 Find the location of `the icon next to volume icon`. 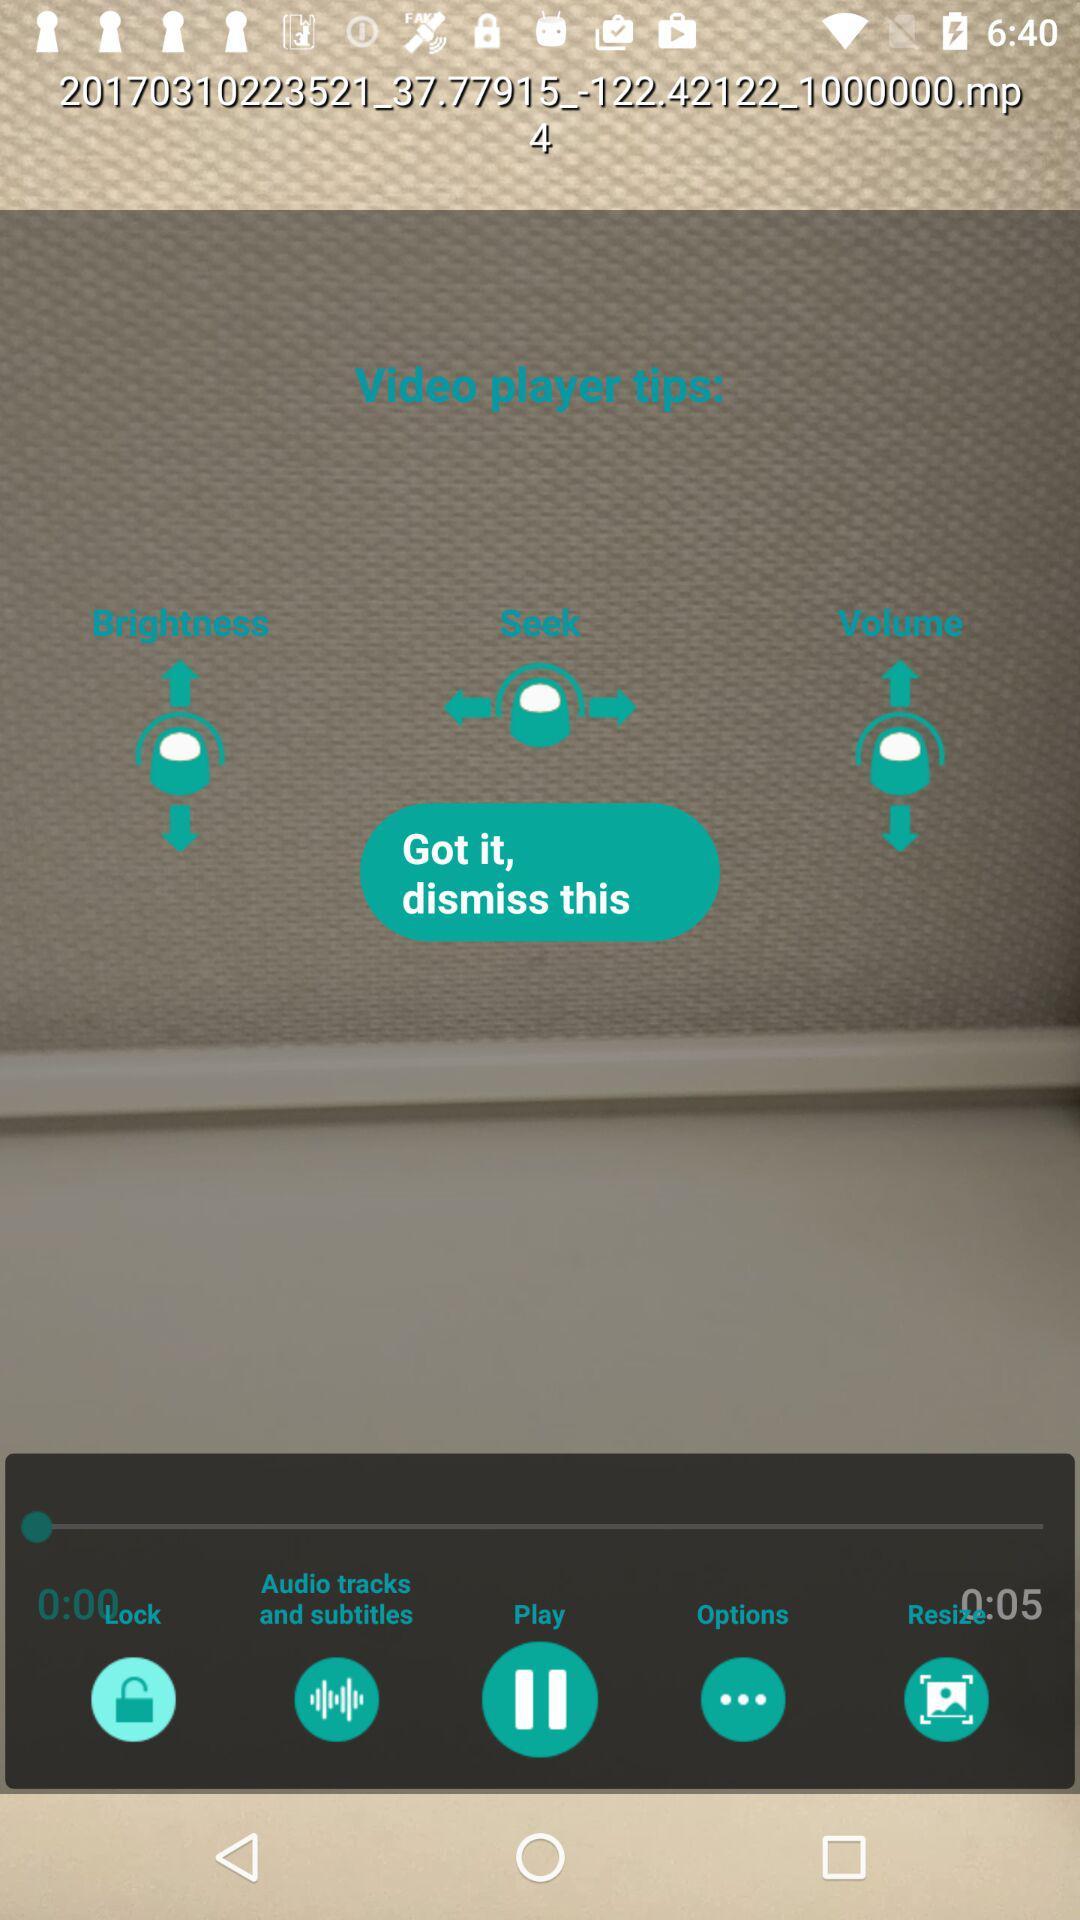

the icon next to volume icon is located at coordinates (540, 872).